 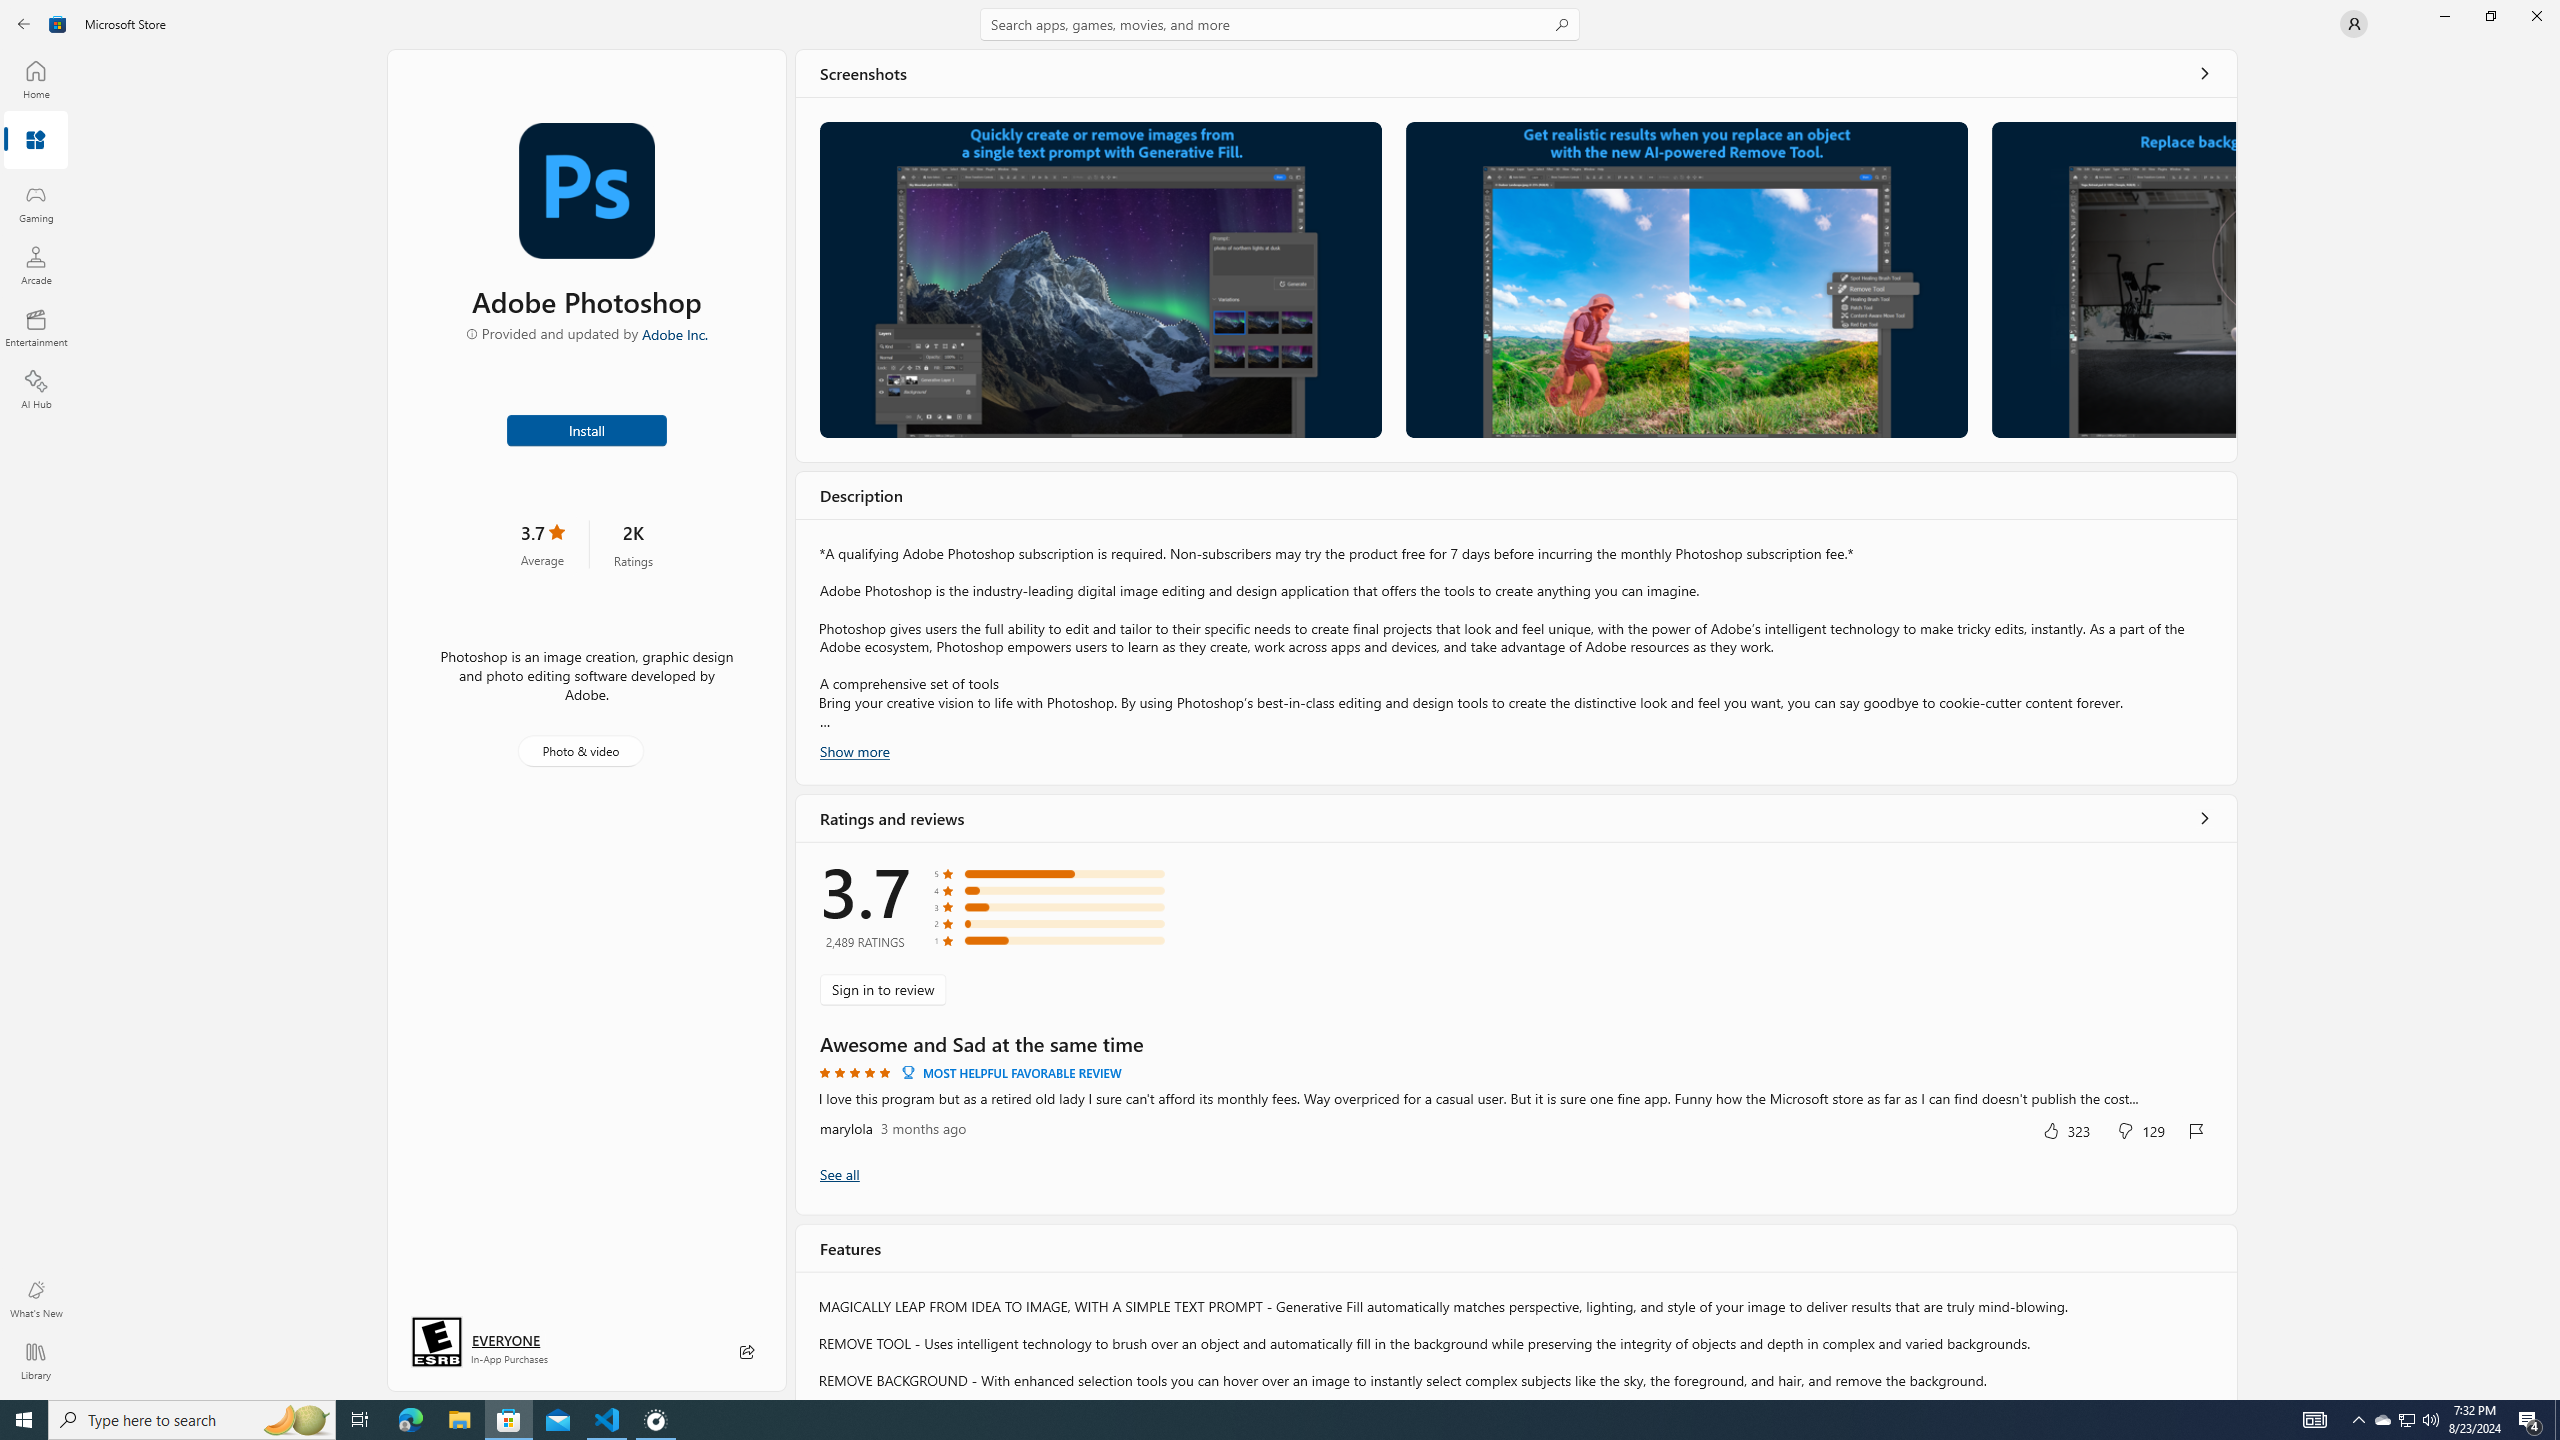 I want to click on 'Report review', so click(x=2196, y=1130).